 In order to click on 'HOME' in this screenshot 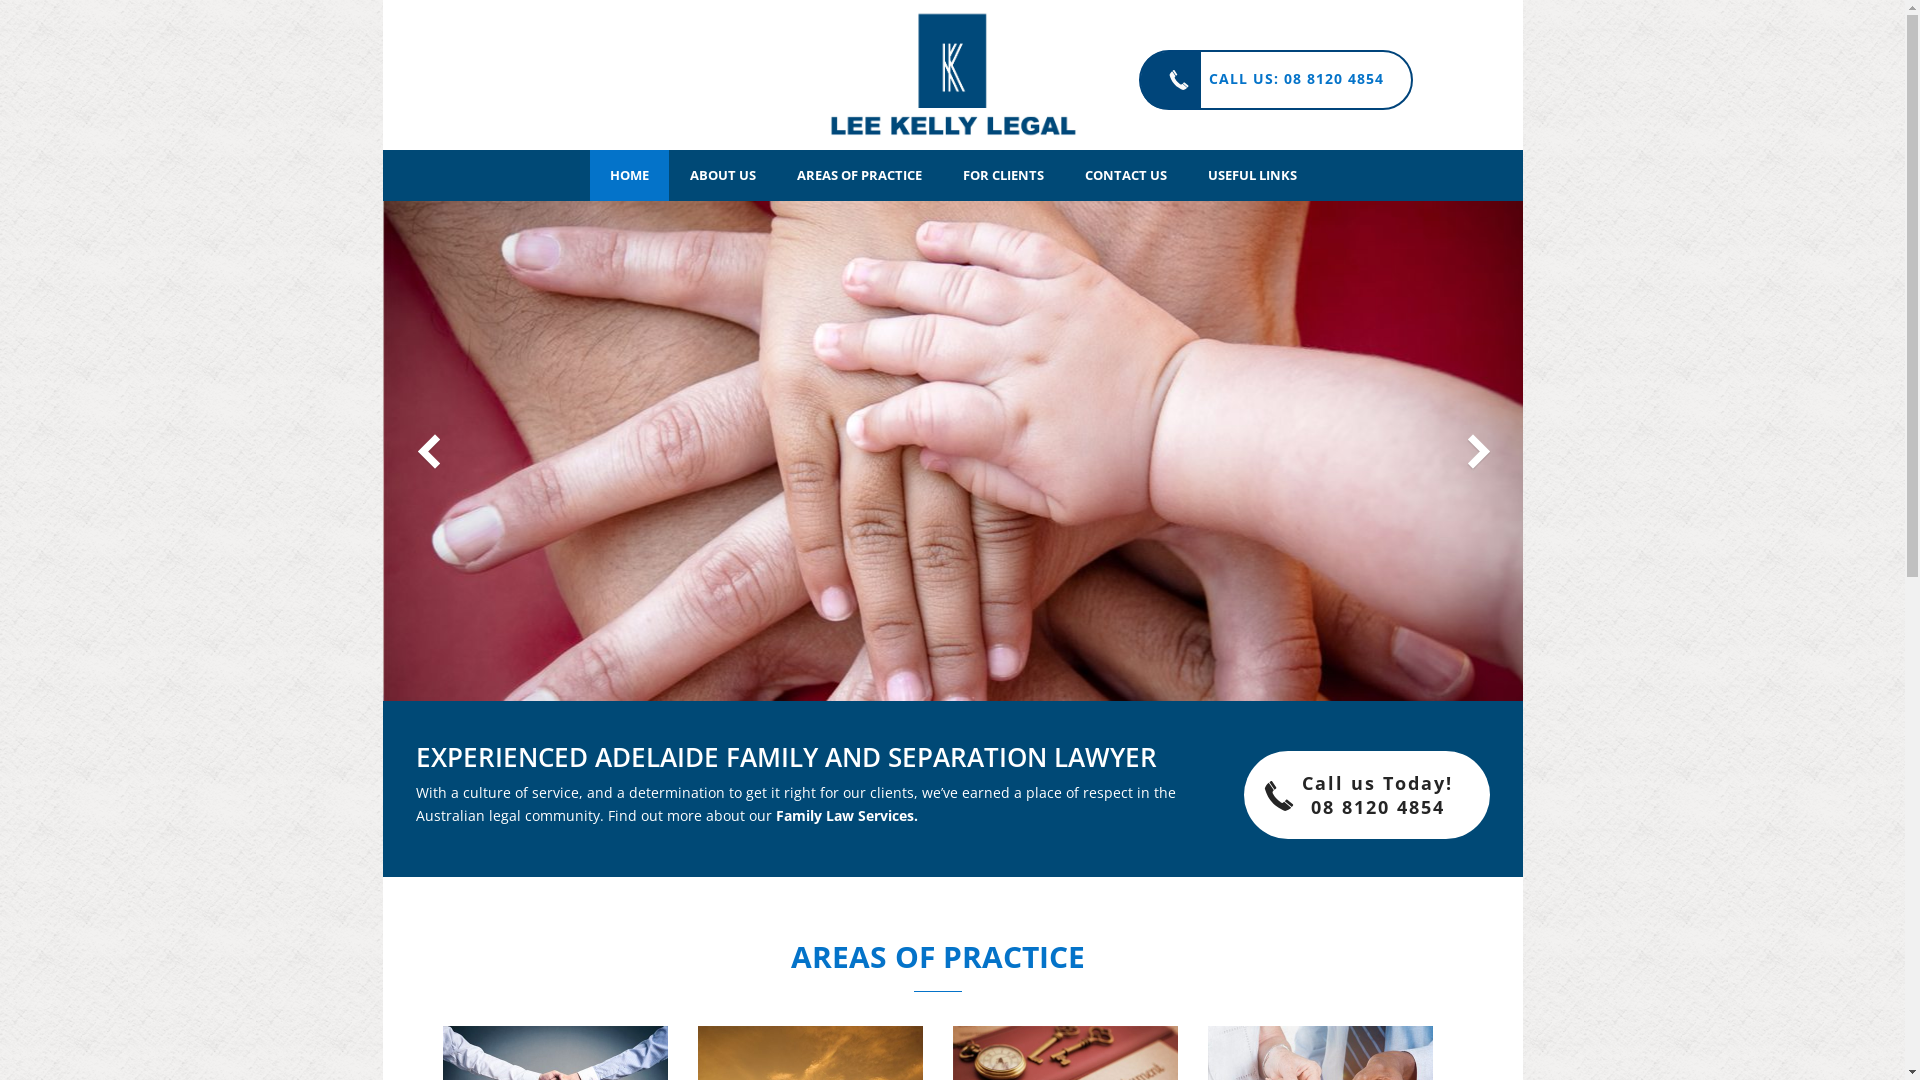, I will do `click(628, 174)`.